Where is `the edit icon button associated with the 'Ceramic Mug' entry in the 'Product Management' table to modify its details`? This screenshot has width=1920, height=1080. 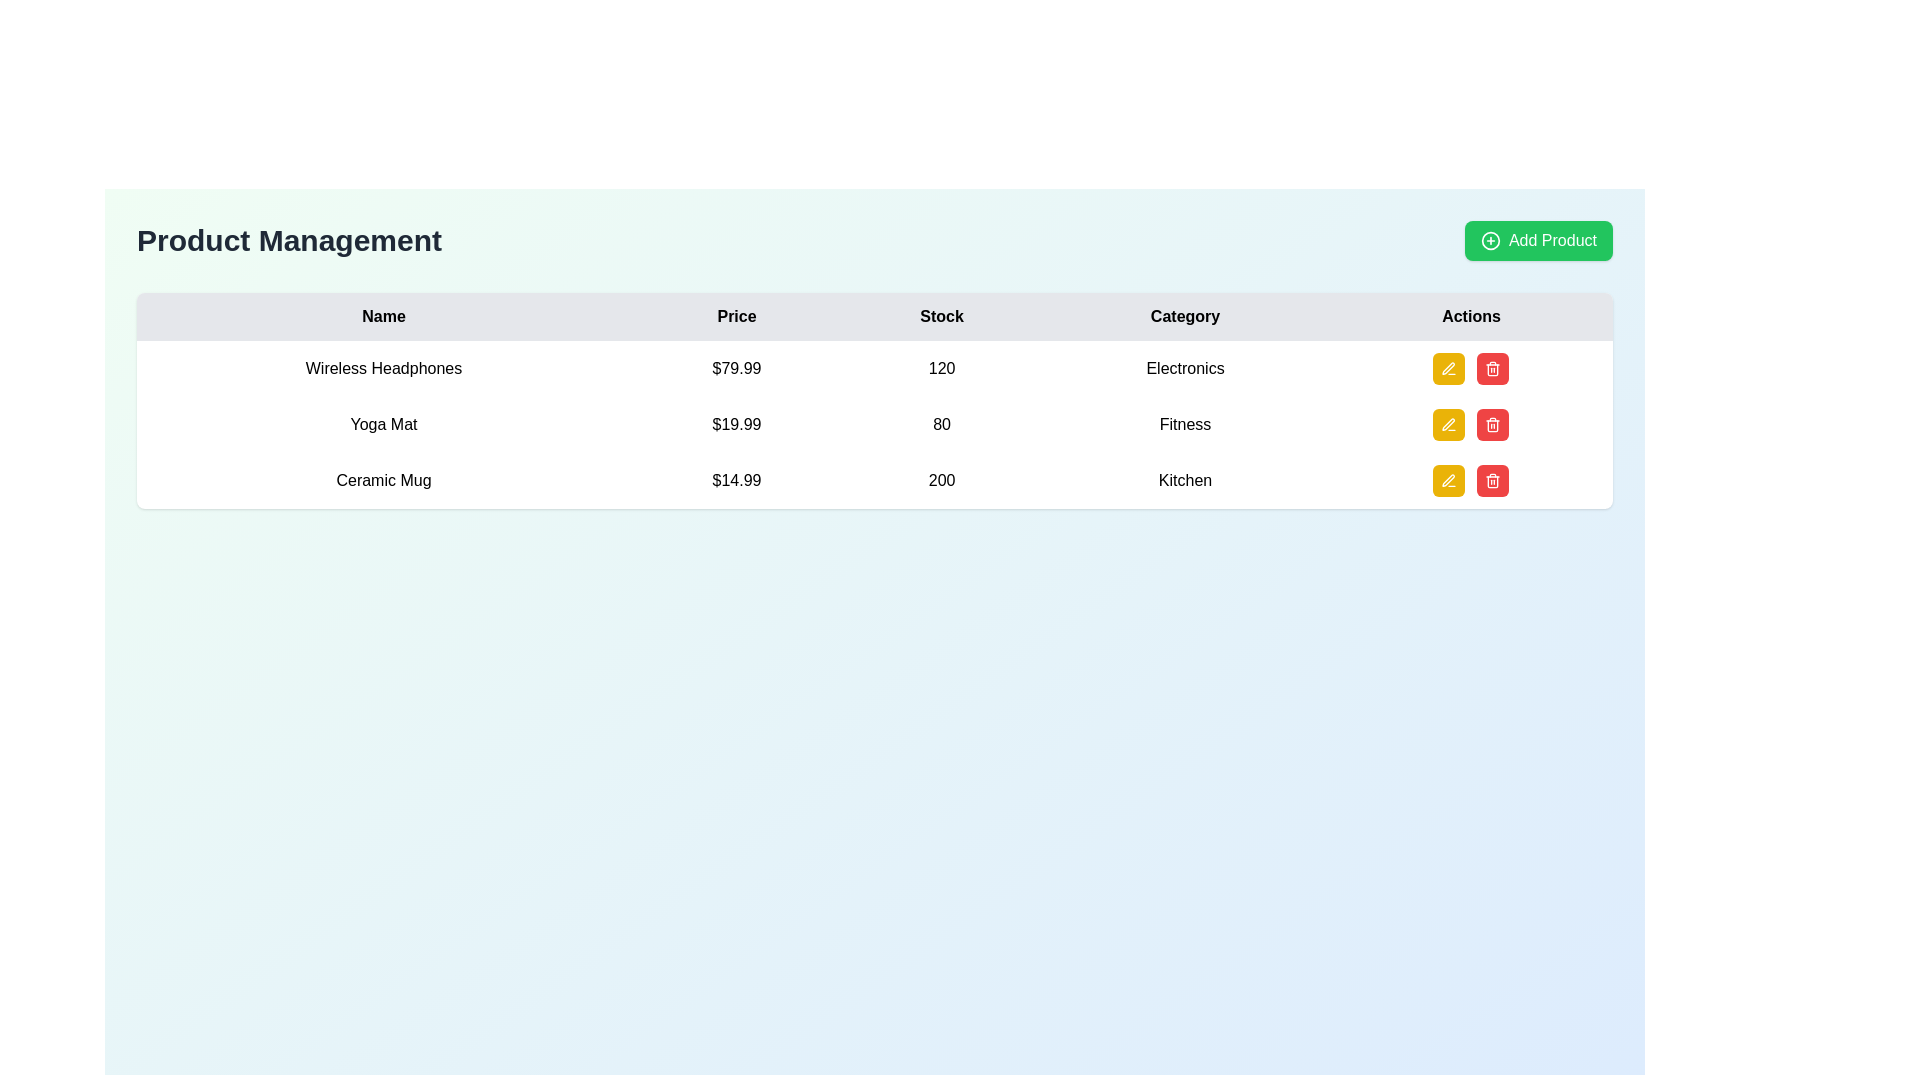 the edit icon button associated with the 'Ceramic Mug' entry in the 'Product Management' table to modify its details is located at coordinates (1449, 369).